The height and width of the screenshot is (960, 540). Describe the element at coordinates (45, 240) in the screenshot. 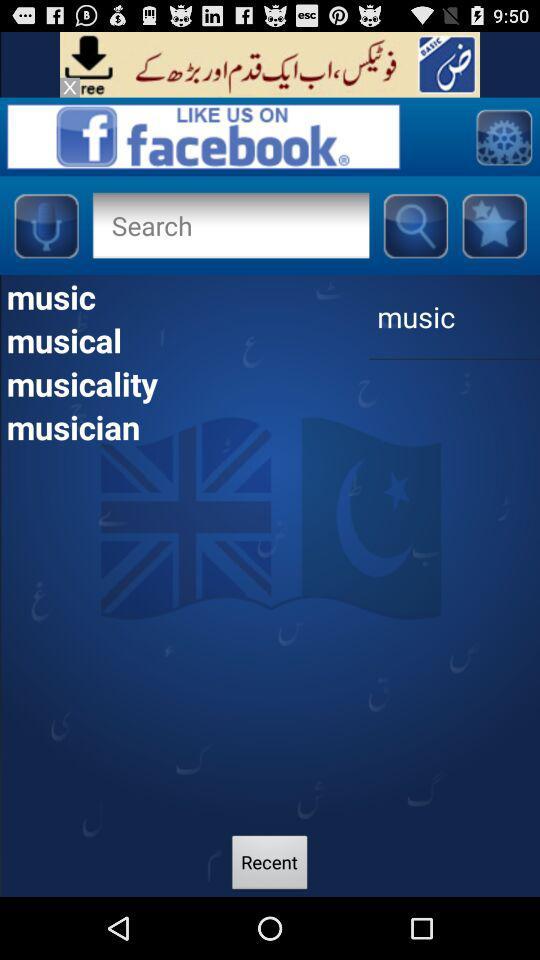

I see `the microphone icon` at that location.